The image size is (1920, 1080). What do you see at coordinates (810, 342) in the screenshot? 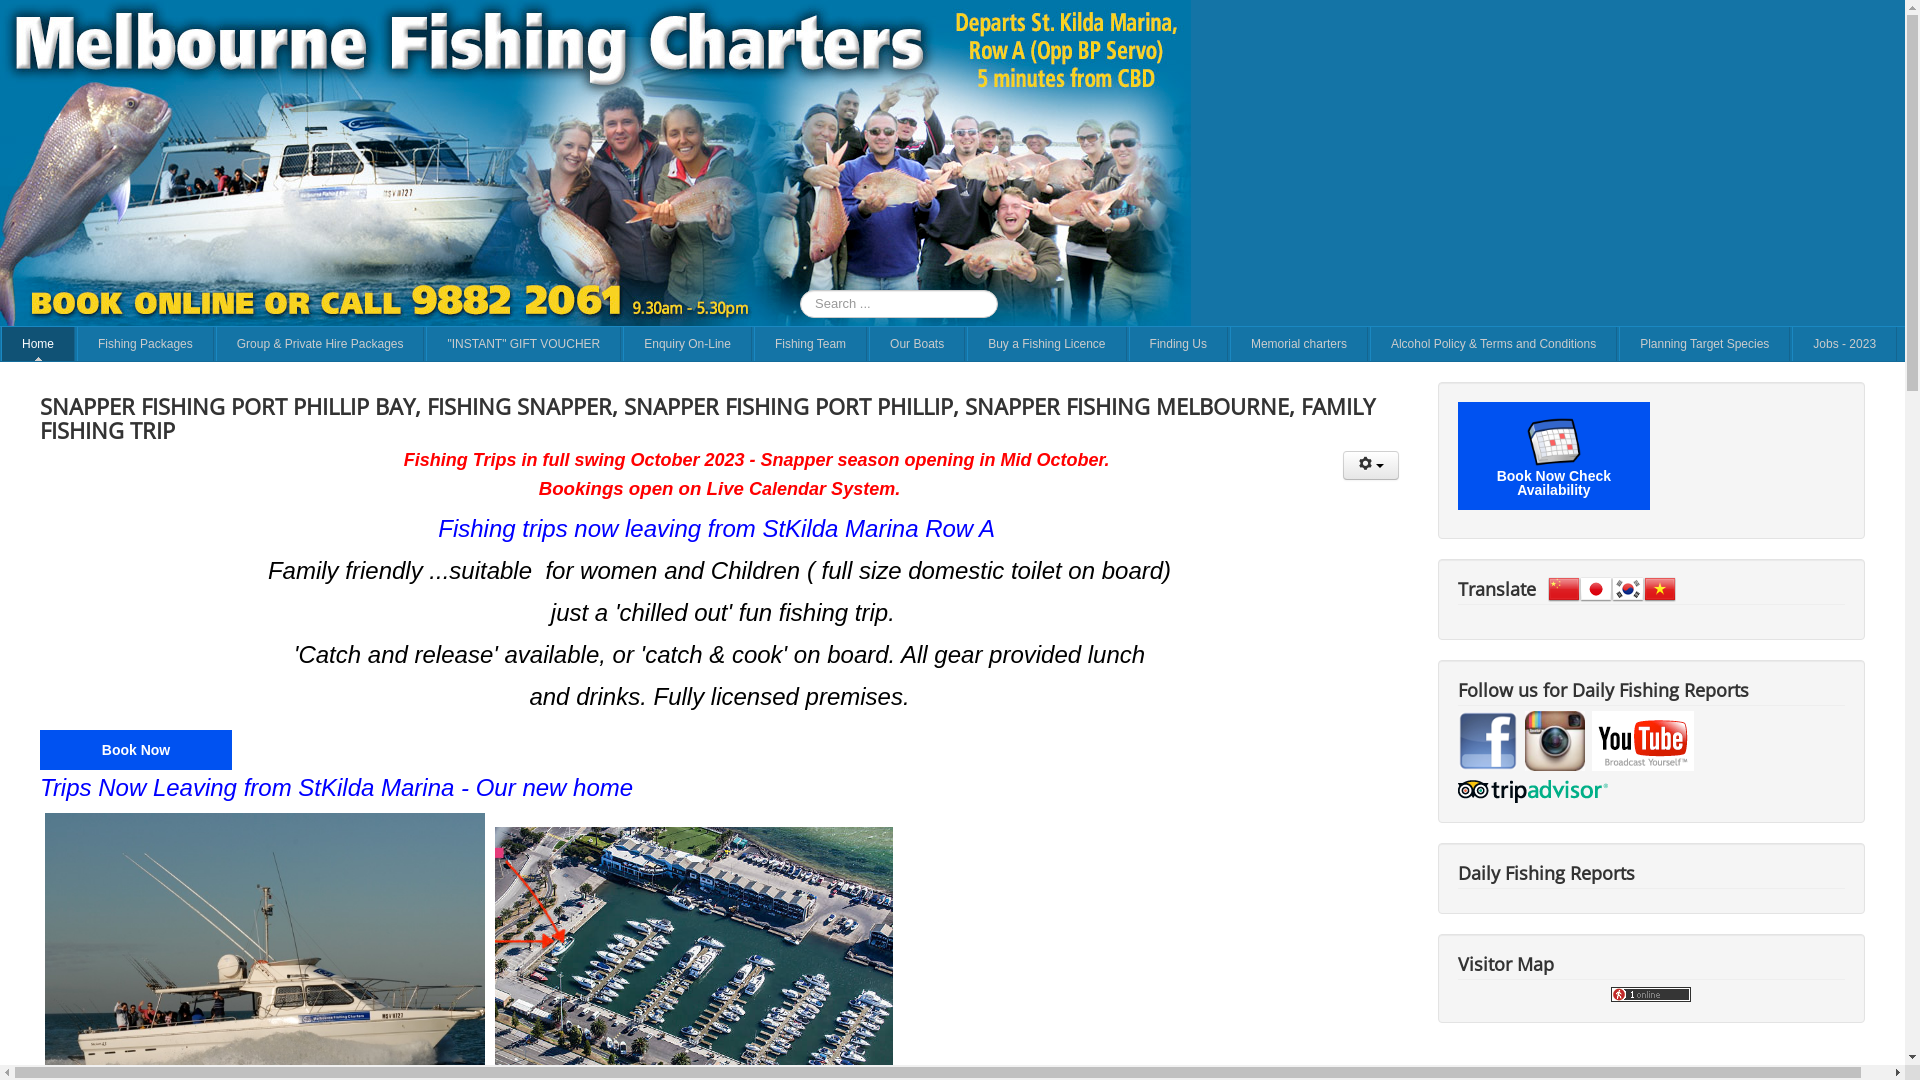
I see `'Fishing Team'` at bounding box center [810, 342].